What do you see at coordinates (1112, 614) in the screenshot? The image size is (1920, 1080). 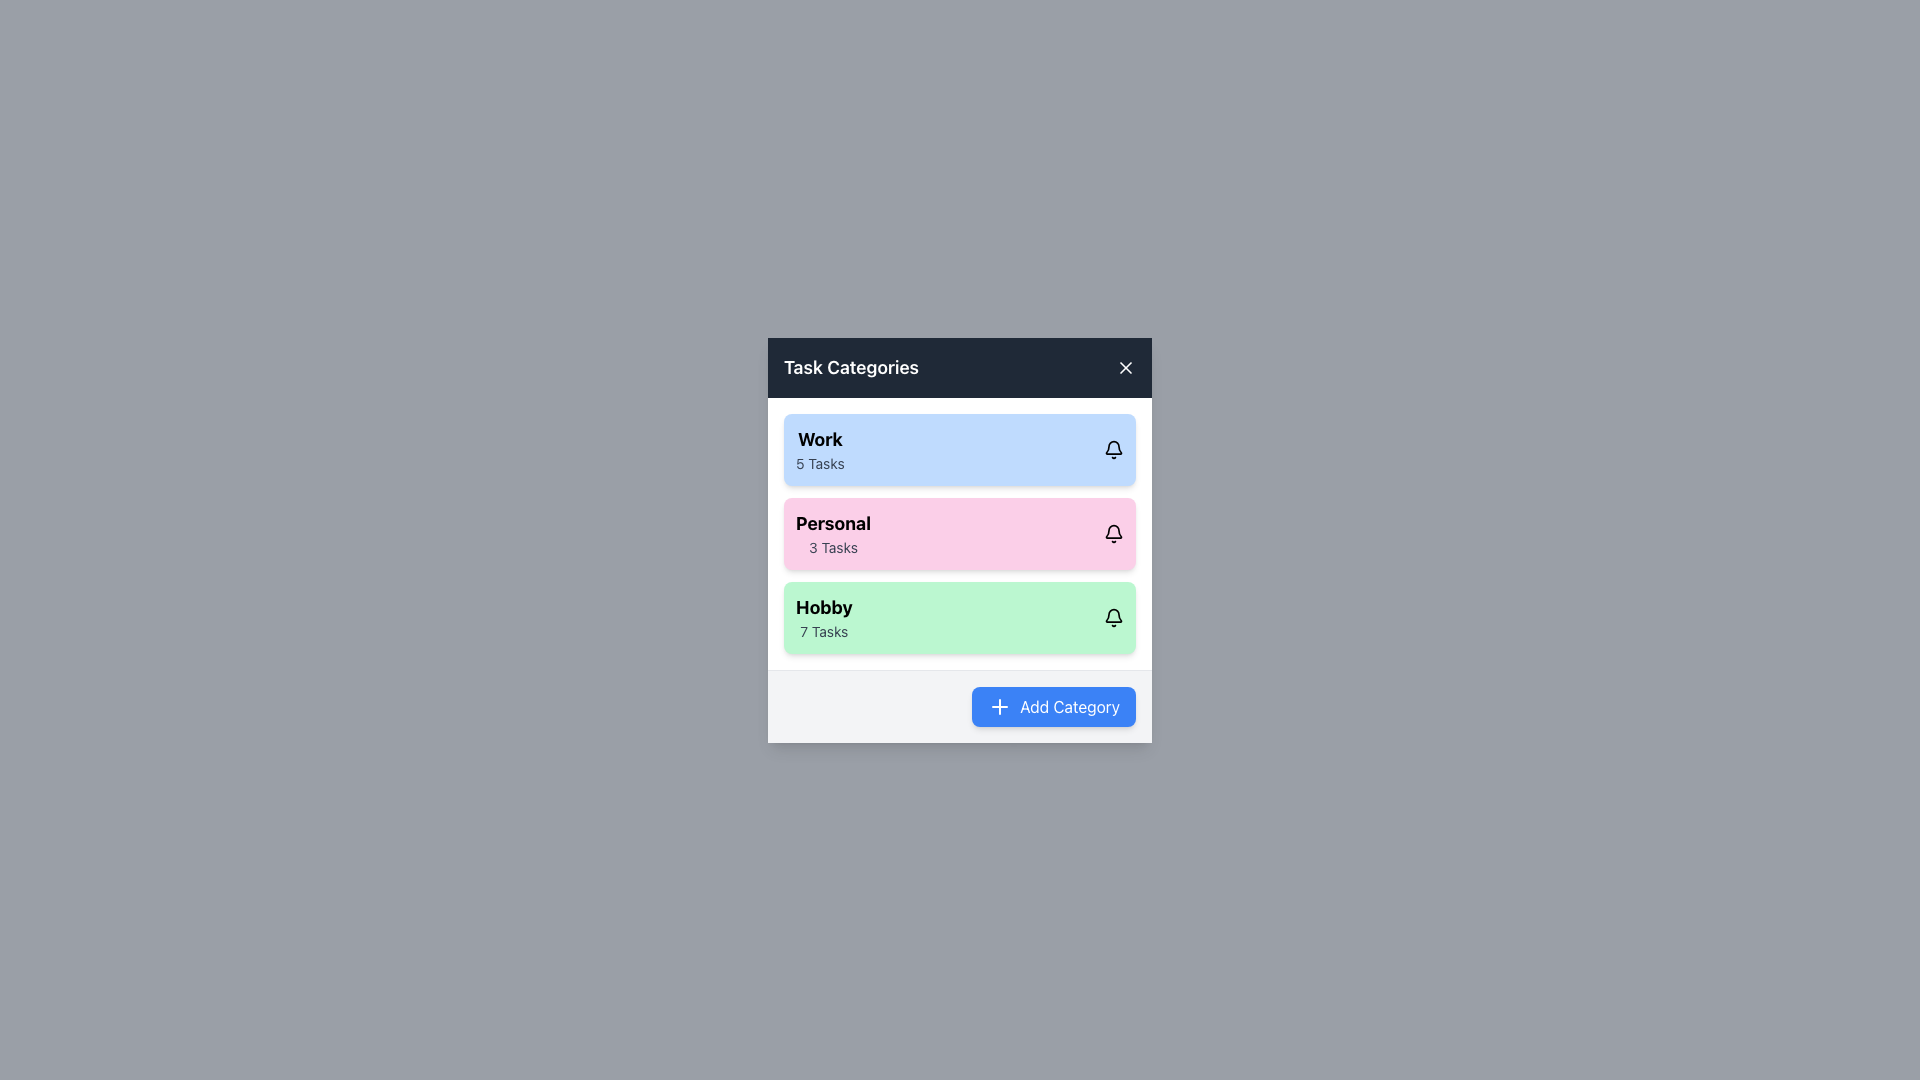 I see `the bottom arc segment of the notification bell icon located at the bottom right of the 'Hobby' category card` at bounding box center [1112, 614].